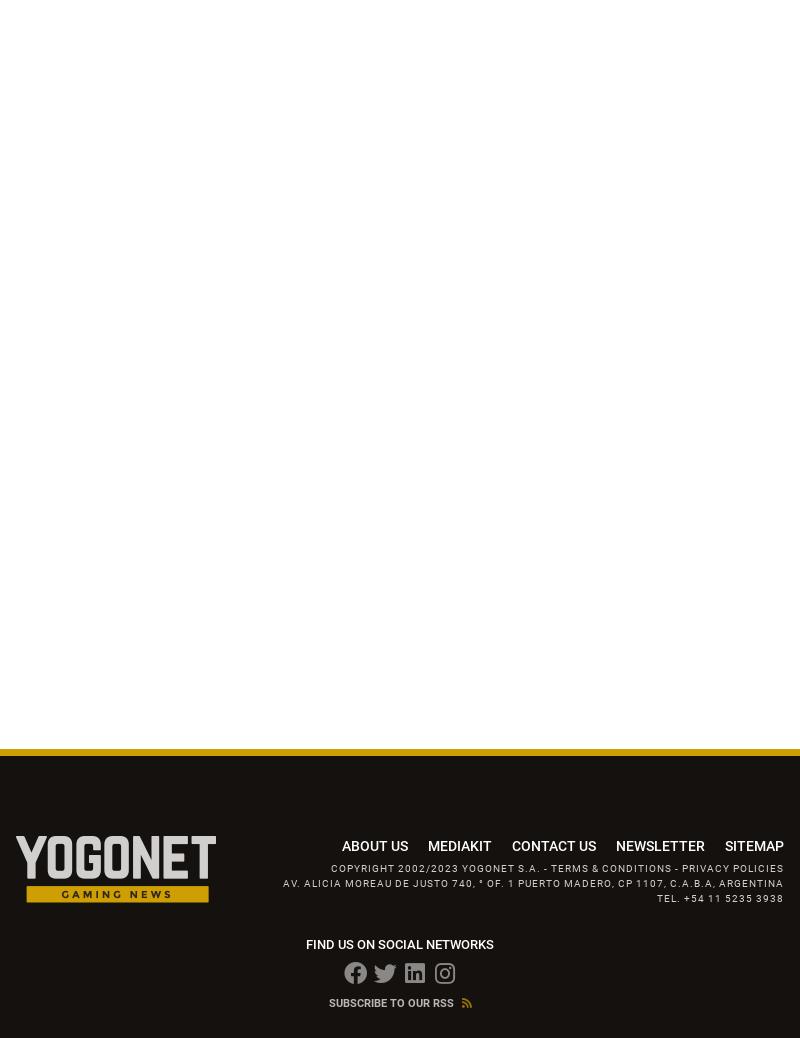 The height and width of the screenshot is (1038, 800). I want to click on 'Newsletter', so click(659, 845).